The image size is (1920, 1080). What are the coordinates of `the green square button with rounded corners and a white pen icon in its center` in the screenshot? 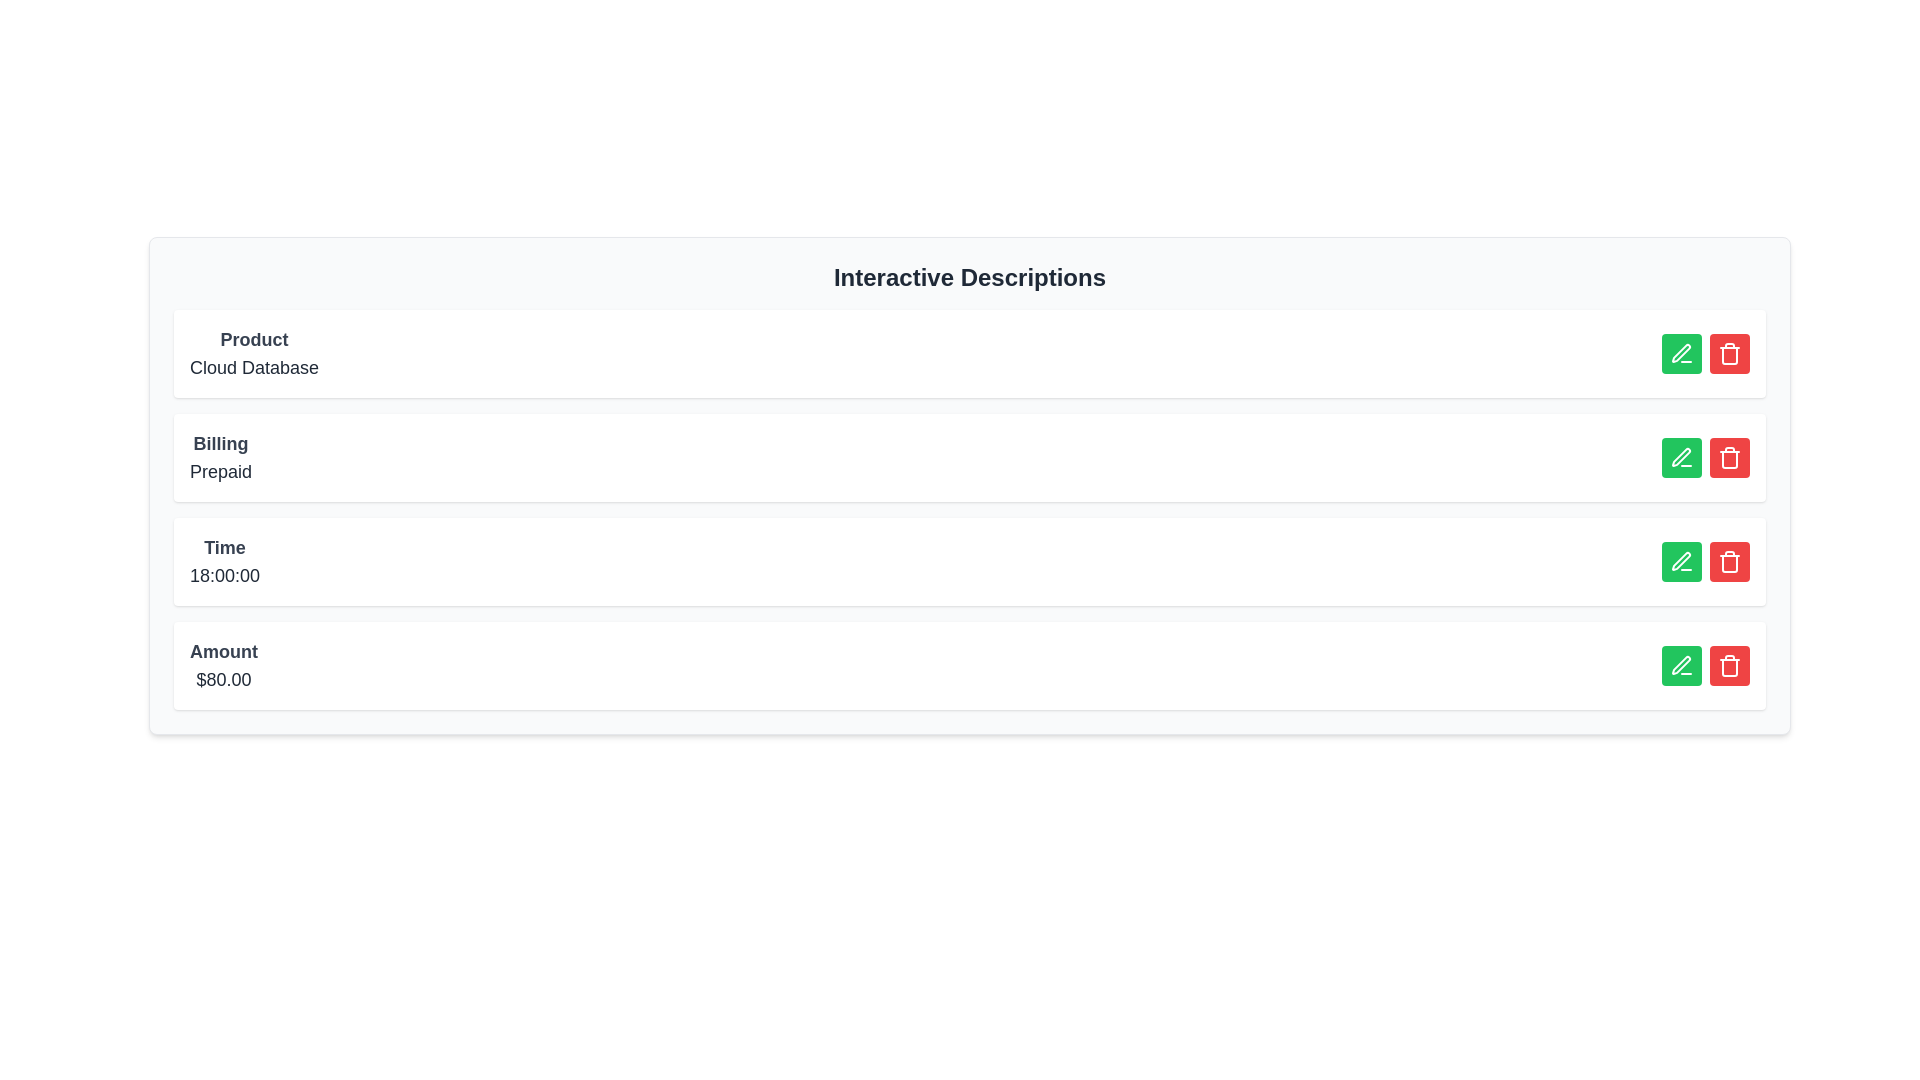 It's located at (1680, 353).